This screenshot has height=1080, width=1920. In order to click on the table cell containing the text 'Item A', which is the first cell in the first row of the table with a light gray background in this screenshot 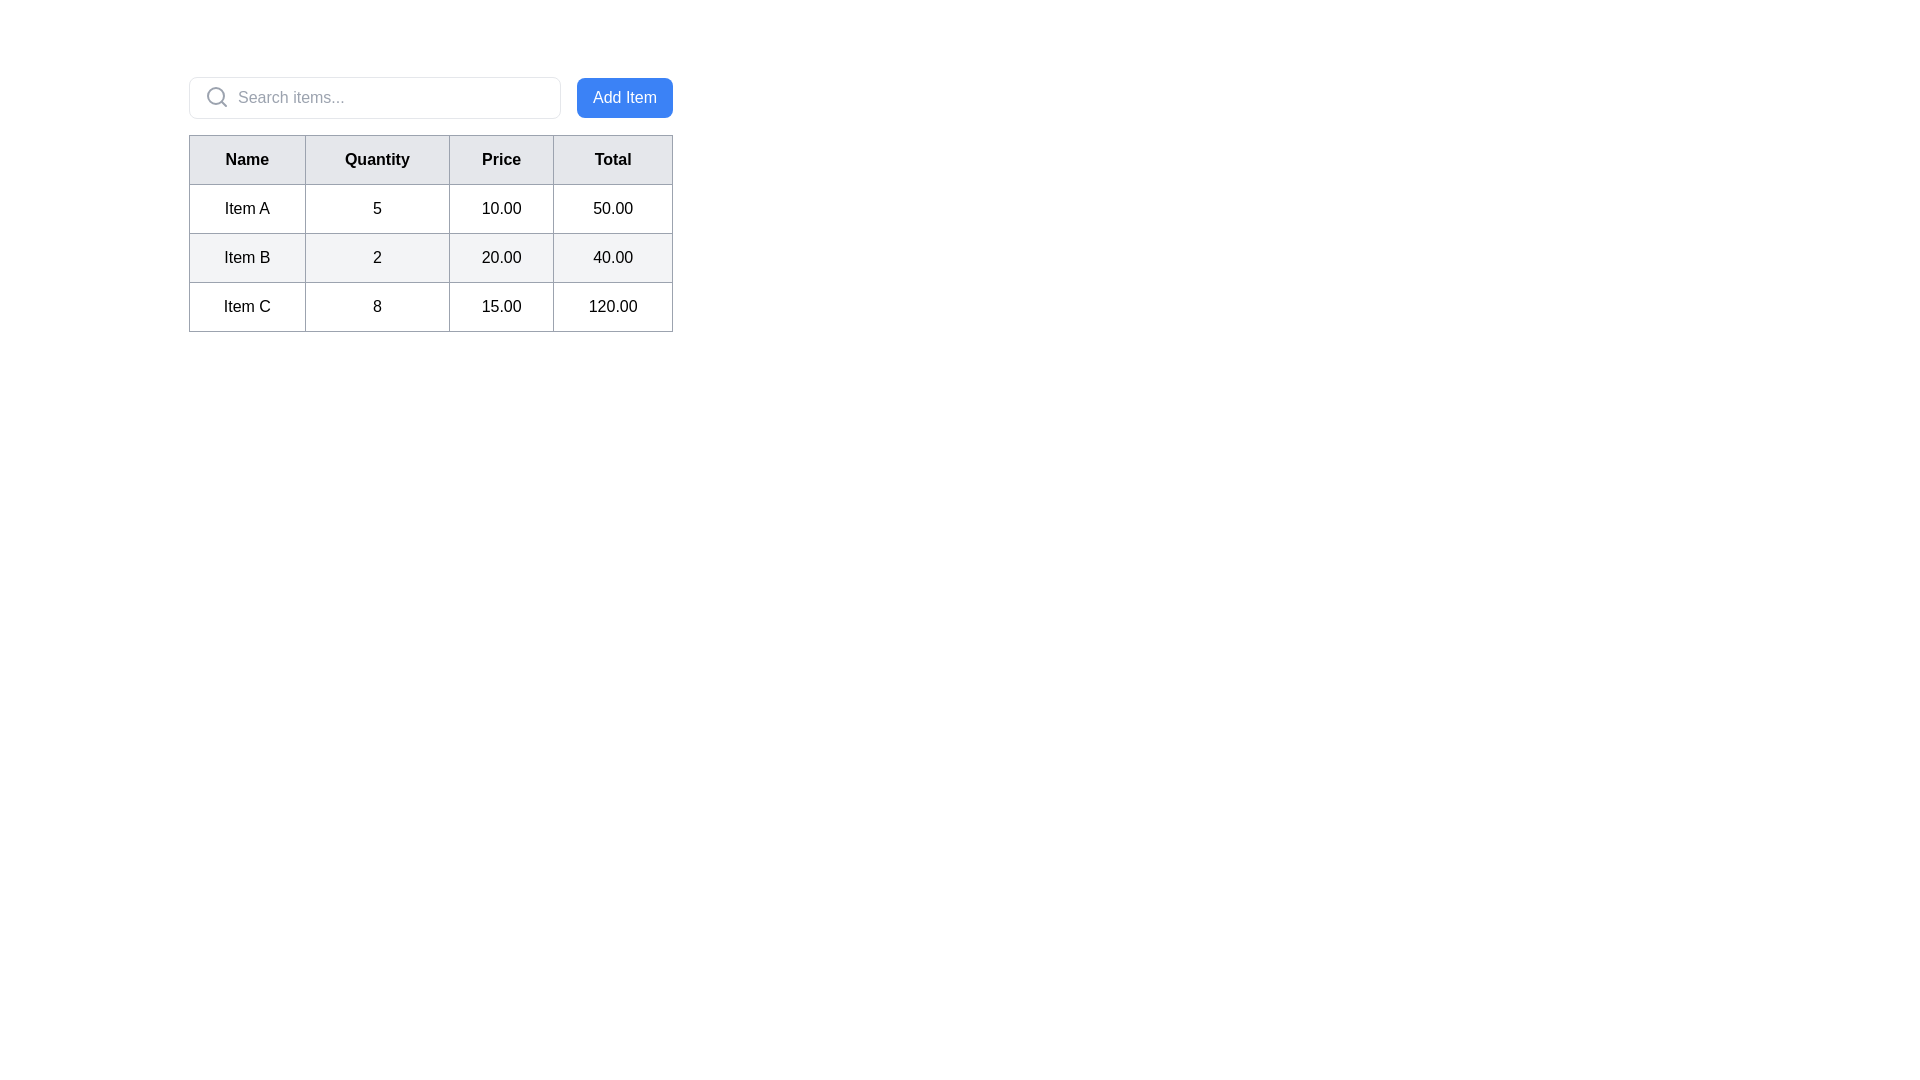, I will do `click(246, 208)`.